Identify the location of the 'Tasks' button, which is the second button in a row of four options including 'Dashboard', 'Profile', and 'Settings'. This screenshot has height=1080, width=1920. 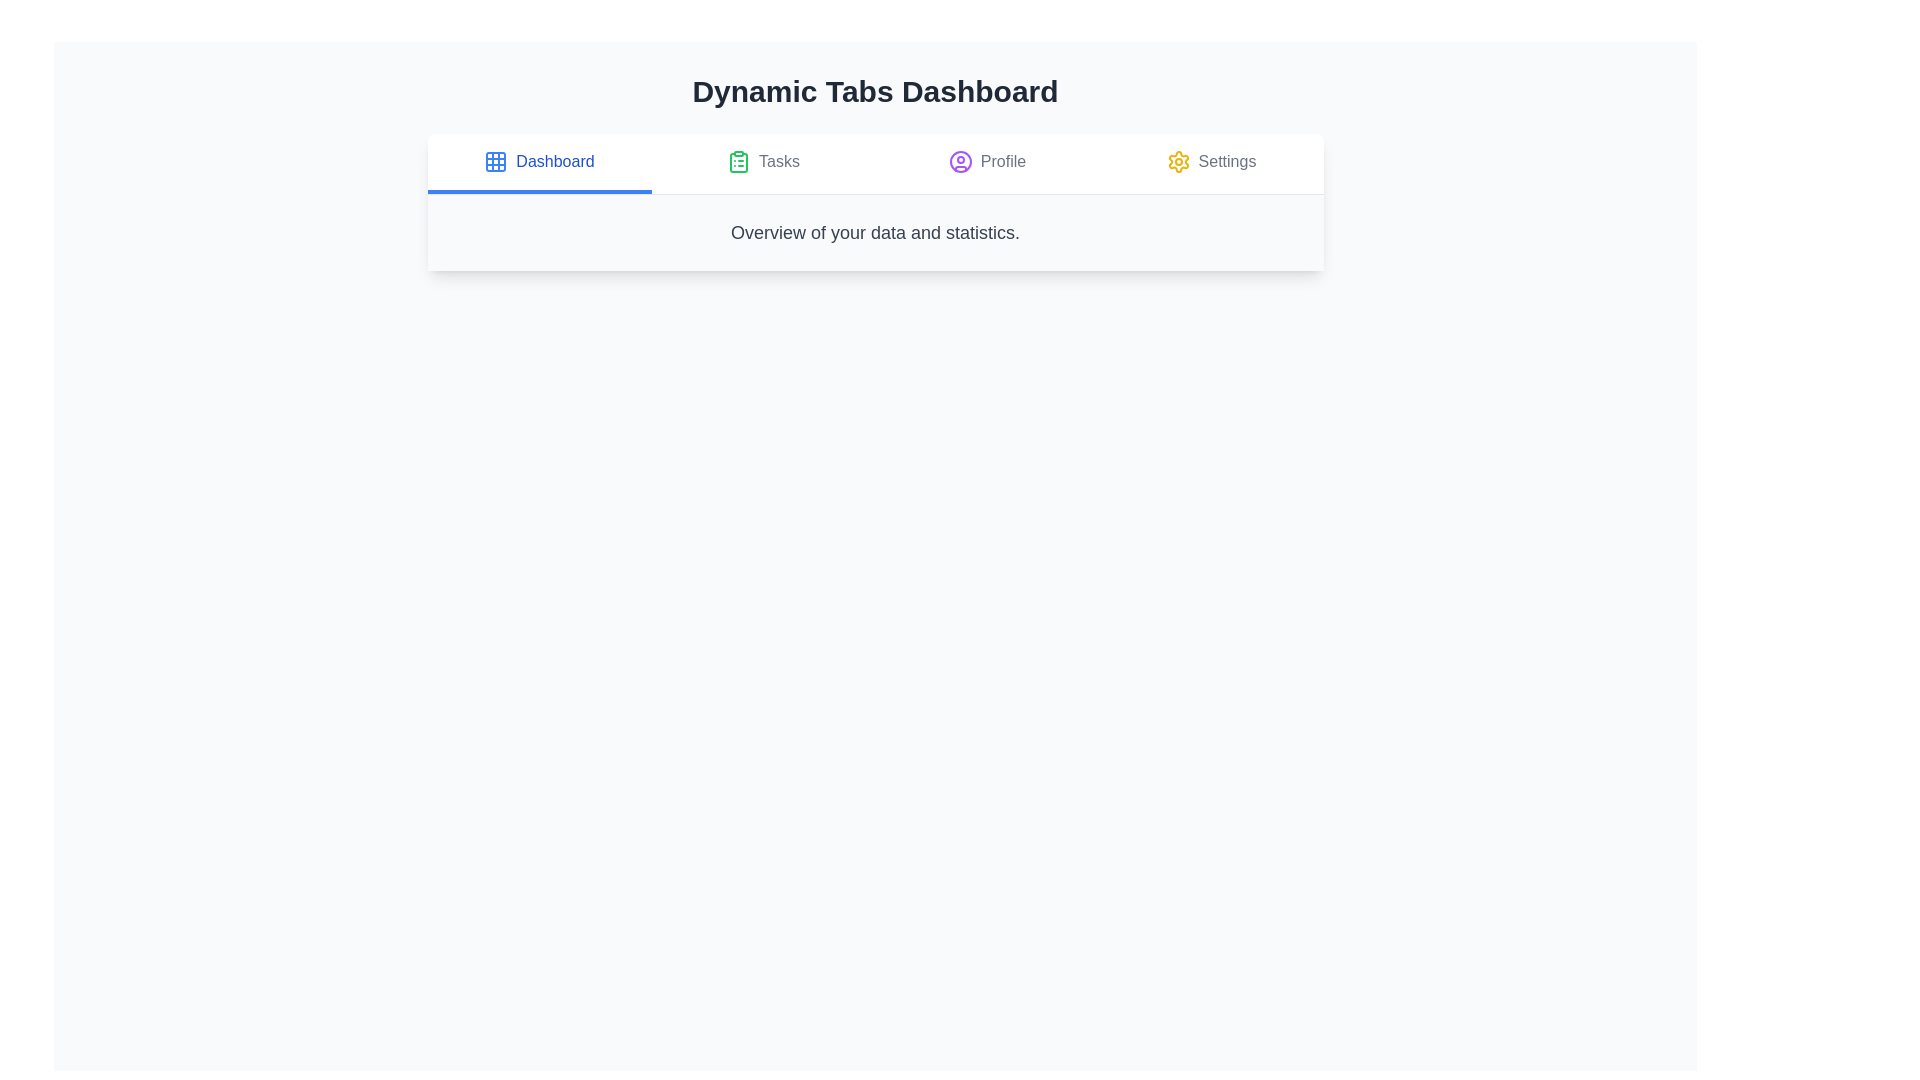
(762, 163).